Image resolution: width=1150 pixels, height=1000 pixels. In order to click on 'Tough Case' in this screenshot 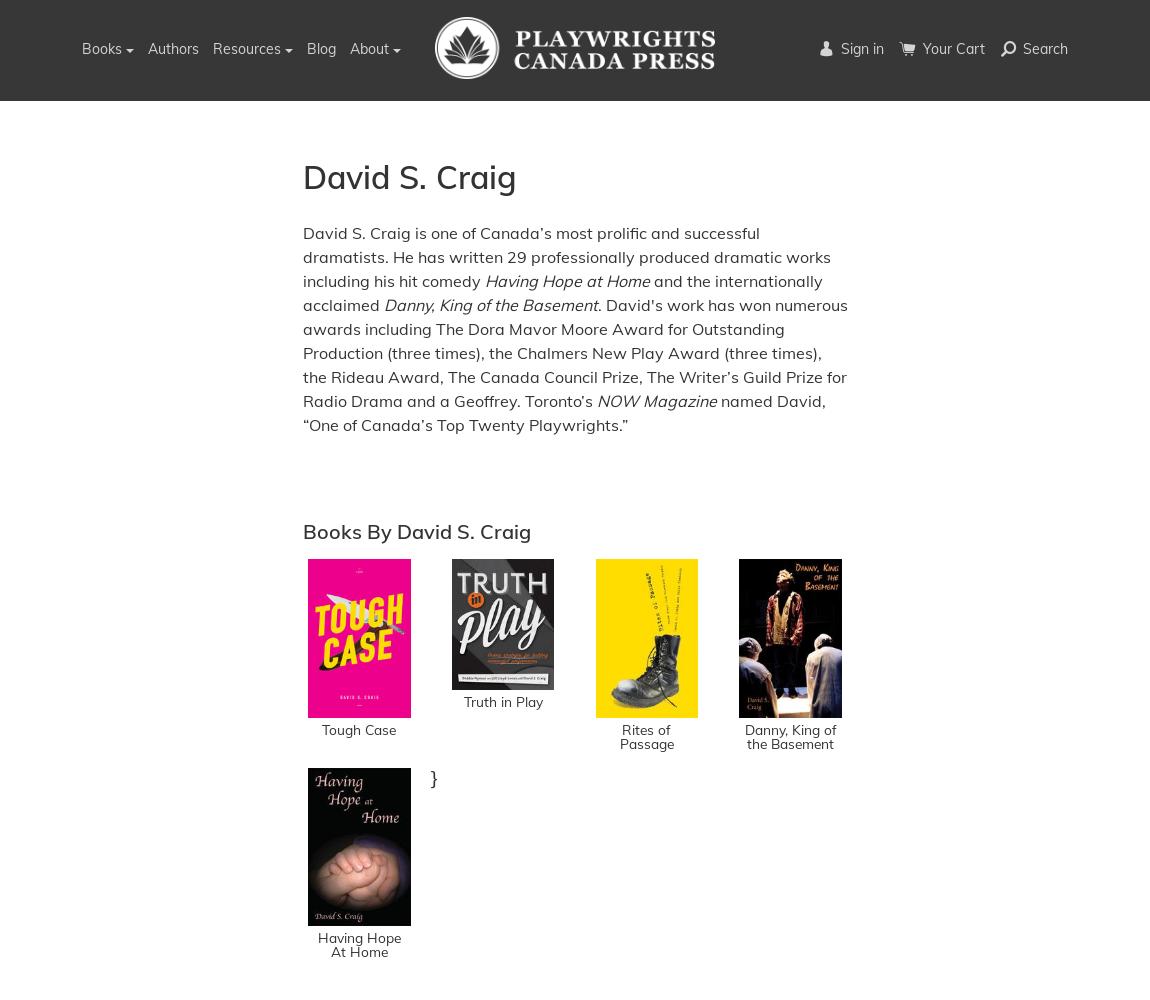, I will do `click(322, 728)`.